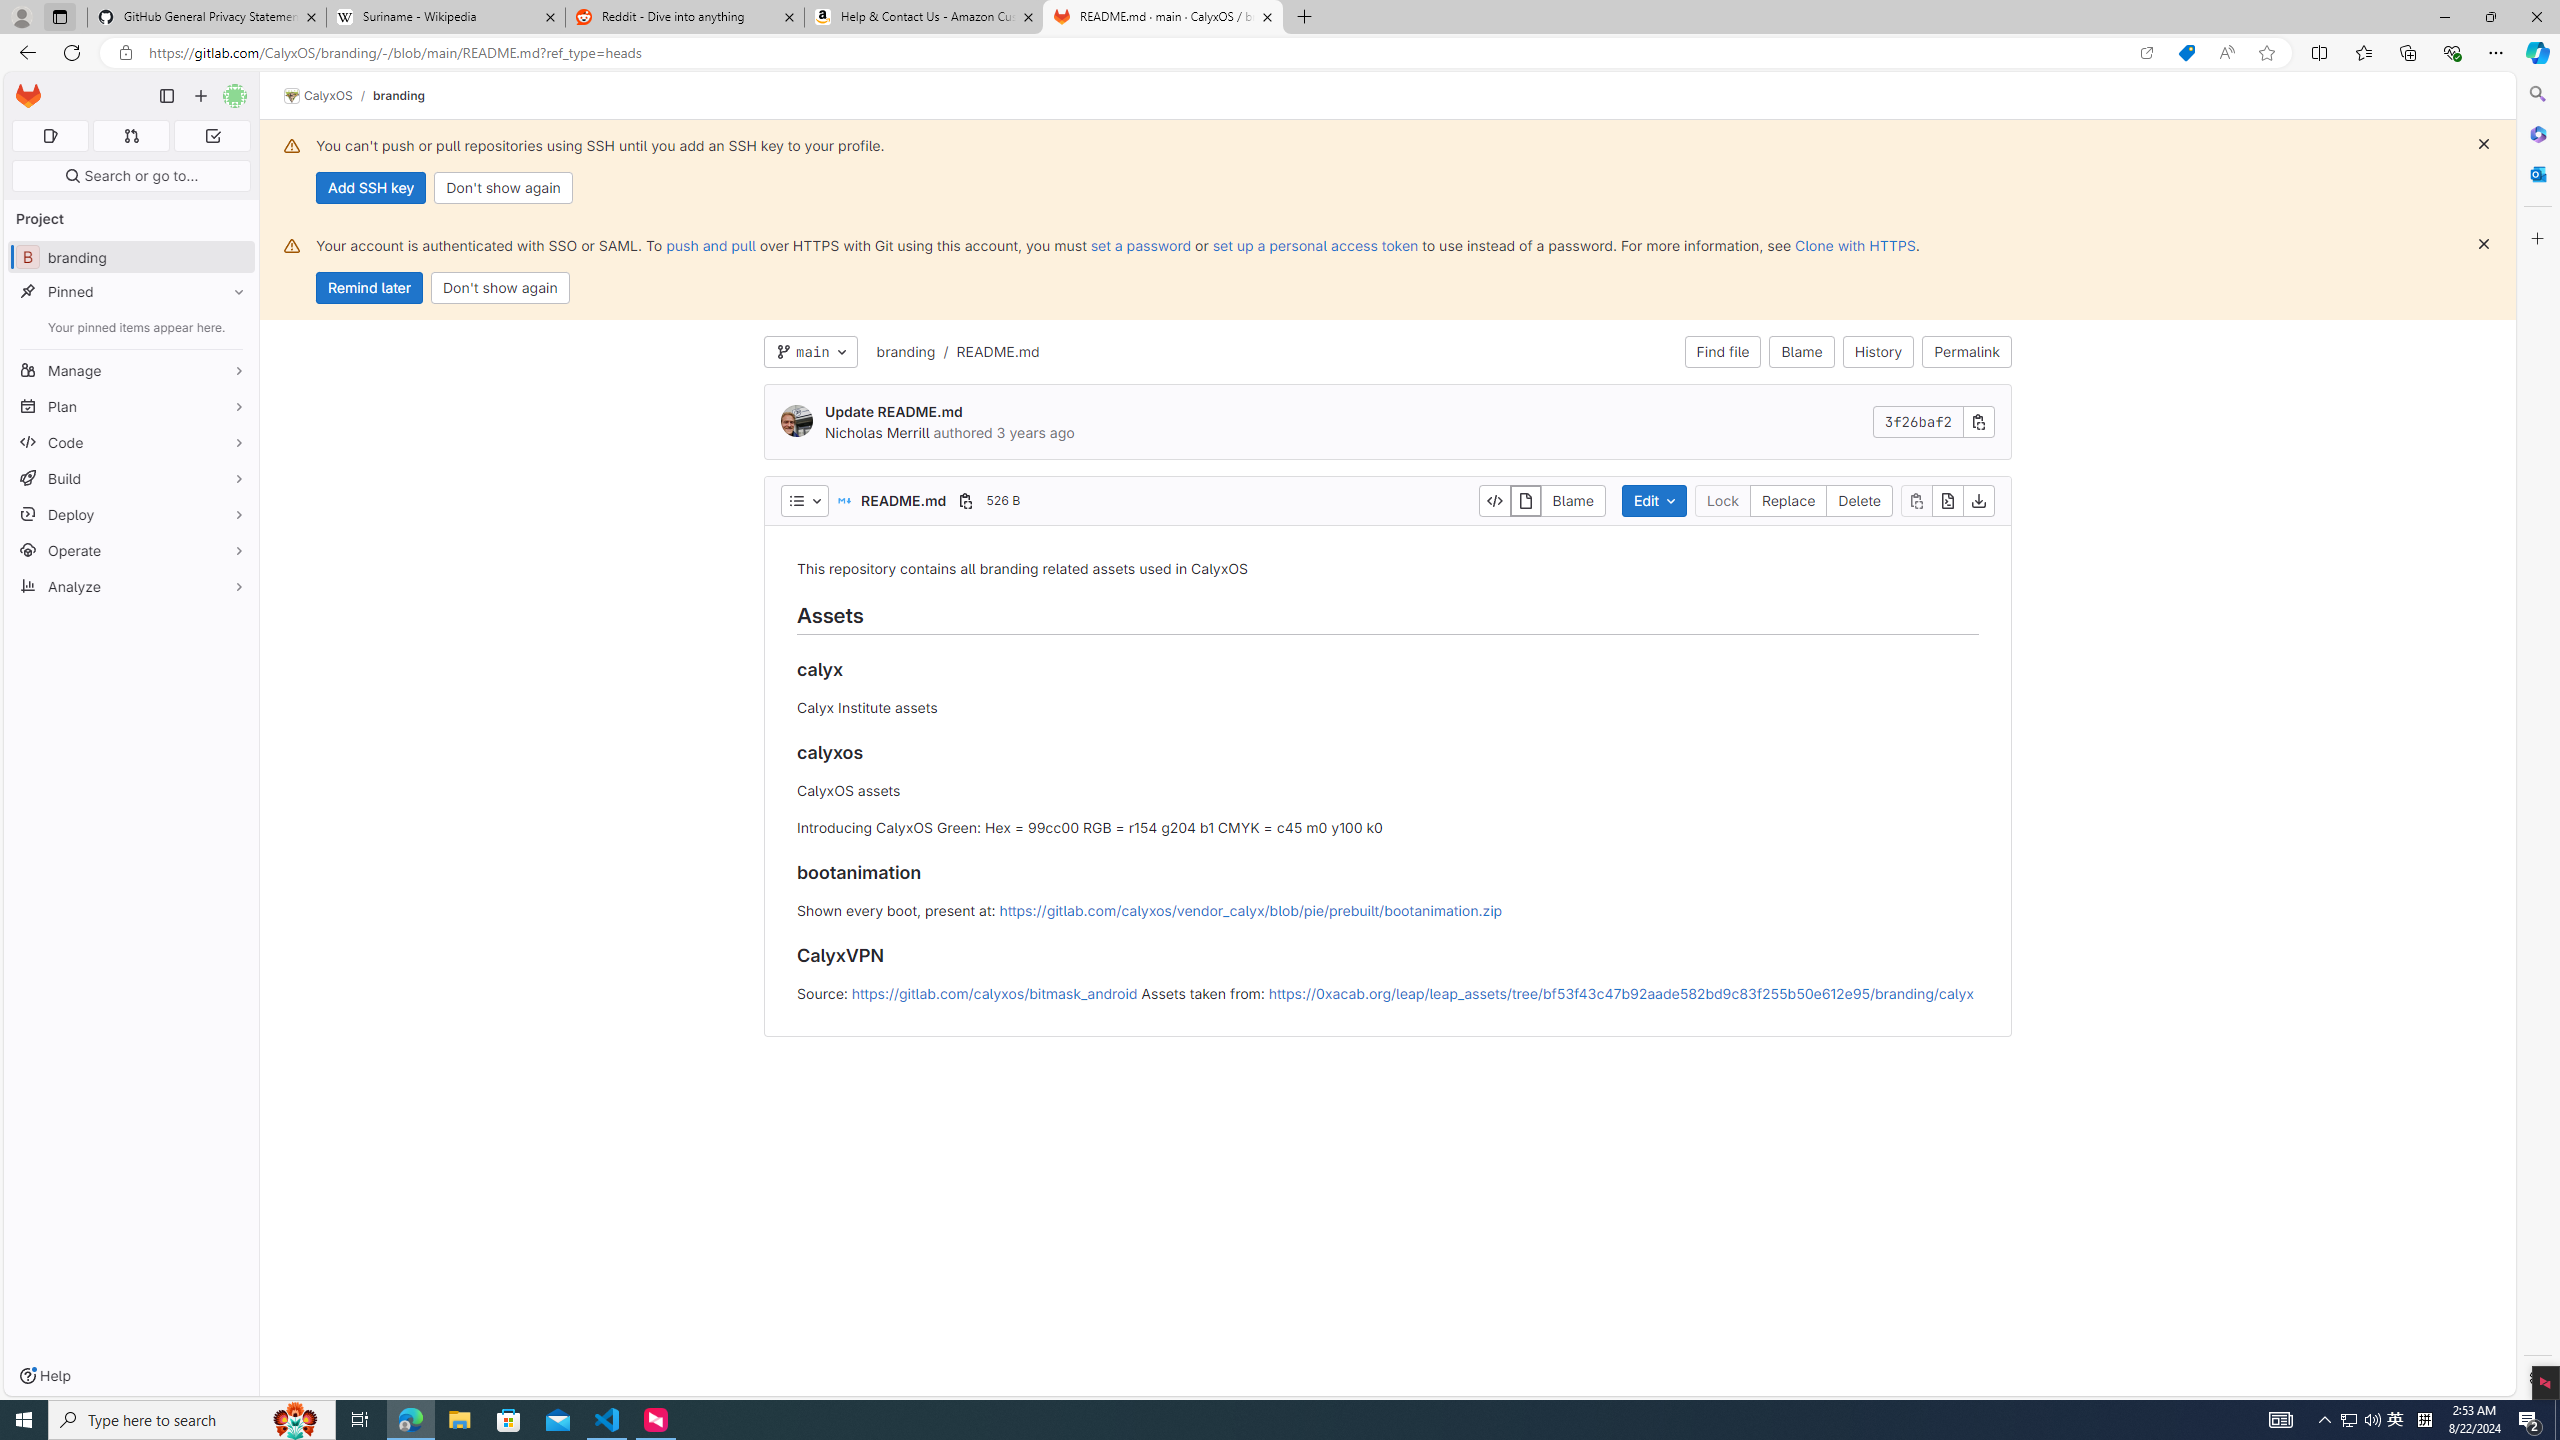  What do you see at coordinates (810, 352) in the screenshot?
I see `'main'` at bounding box center [810, 352].